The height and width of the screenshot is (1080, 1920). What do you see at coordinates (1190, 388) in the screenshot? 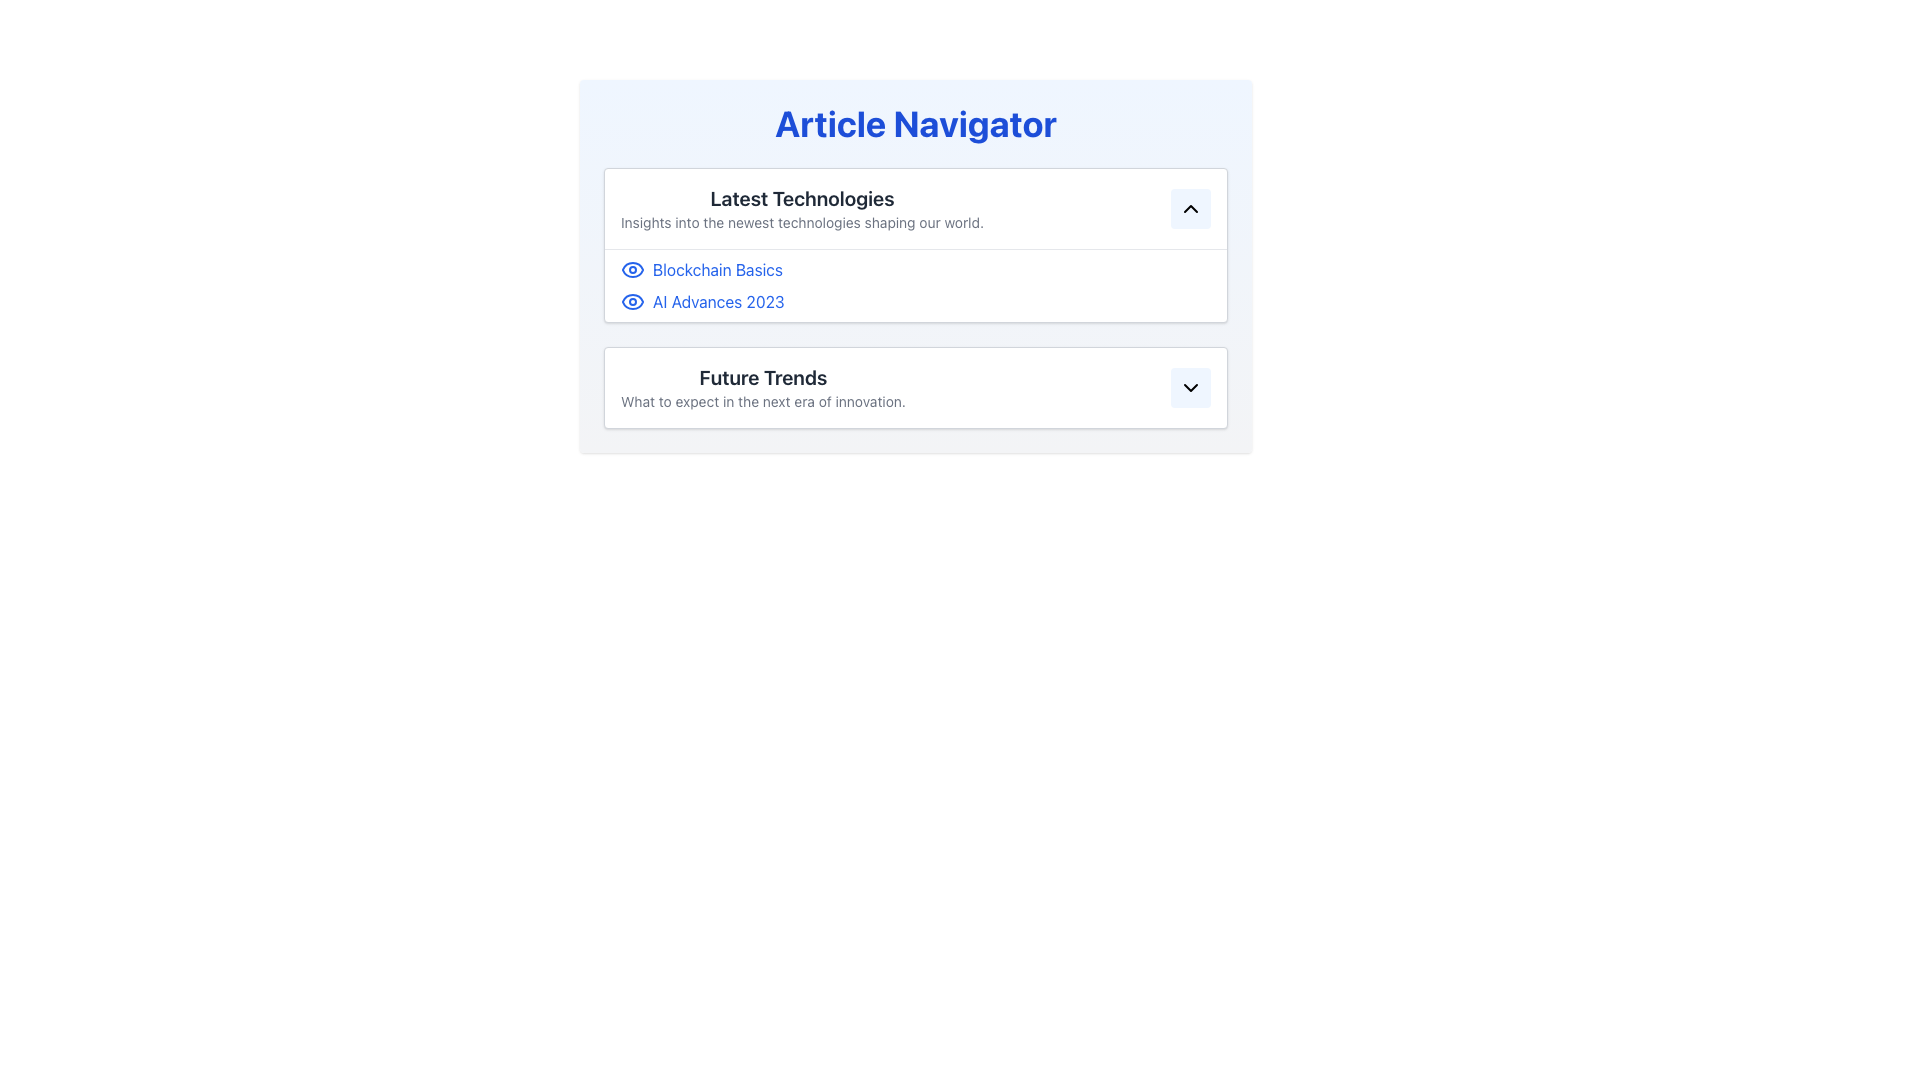
I see `the small, downward-pointing chevron icon button located in the 'Future Trends' section` at bounding box center [1190, 388].